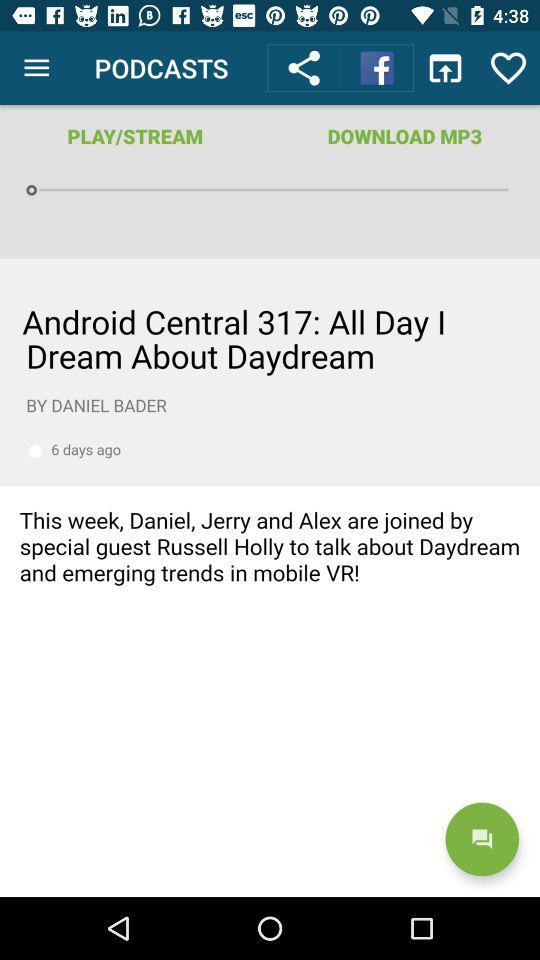 This screenshot has width=540, height=960. I want to click on browse this podcast episode, so click(270, 577).